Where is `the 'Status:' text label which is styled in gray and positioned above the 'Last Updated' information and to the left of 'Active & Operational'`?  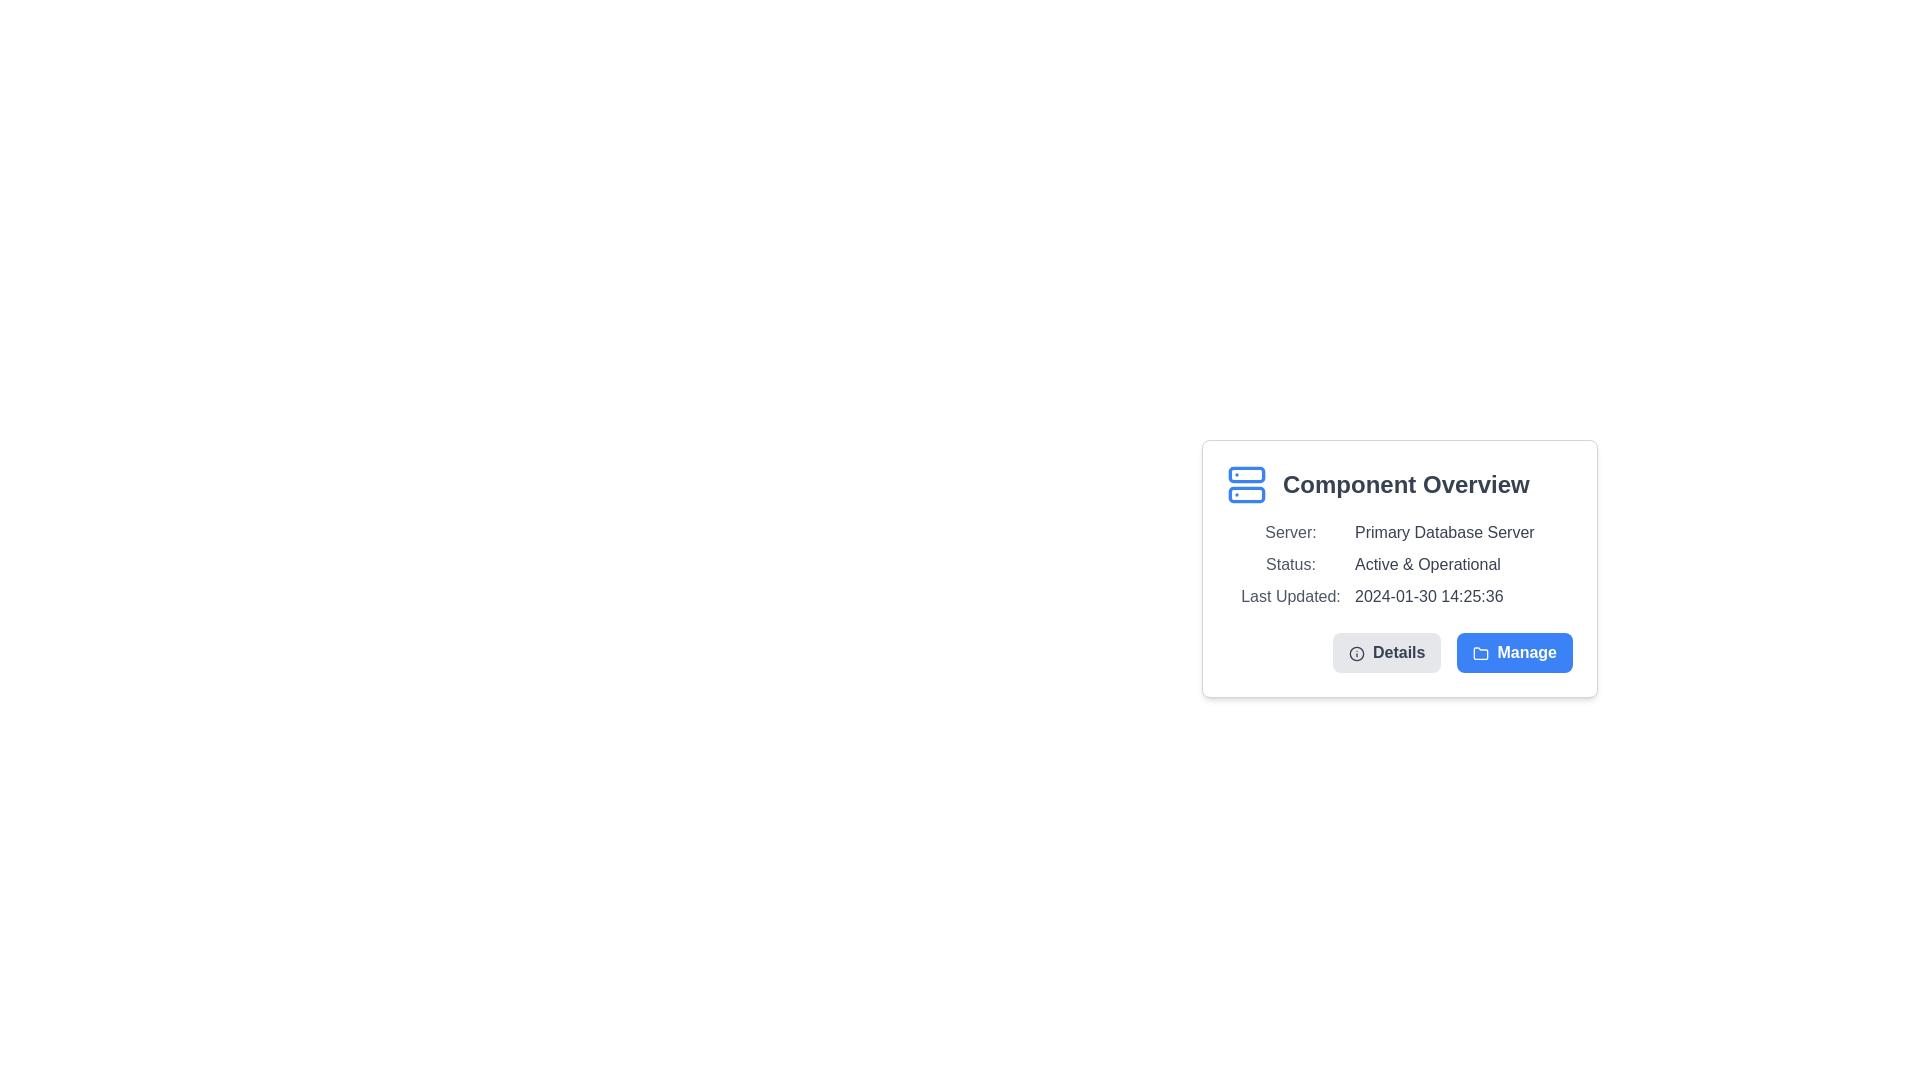 the 'Status:' text label which is styled in gray and positioned above the 'Last Updated' information and to the left of 'Active & Operational' is located at coordinates (1291, 564).